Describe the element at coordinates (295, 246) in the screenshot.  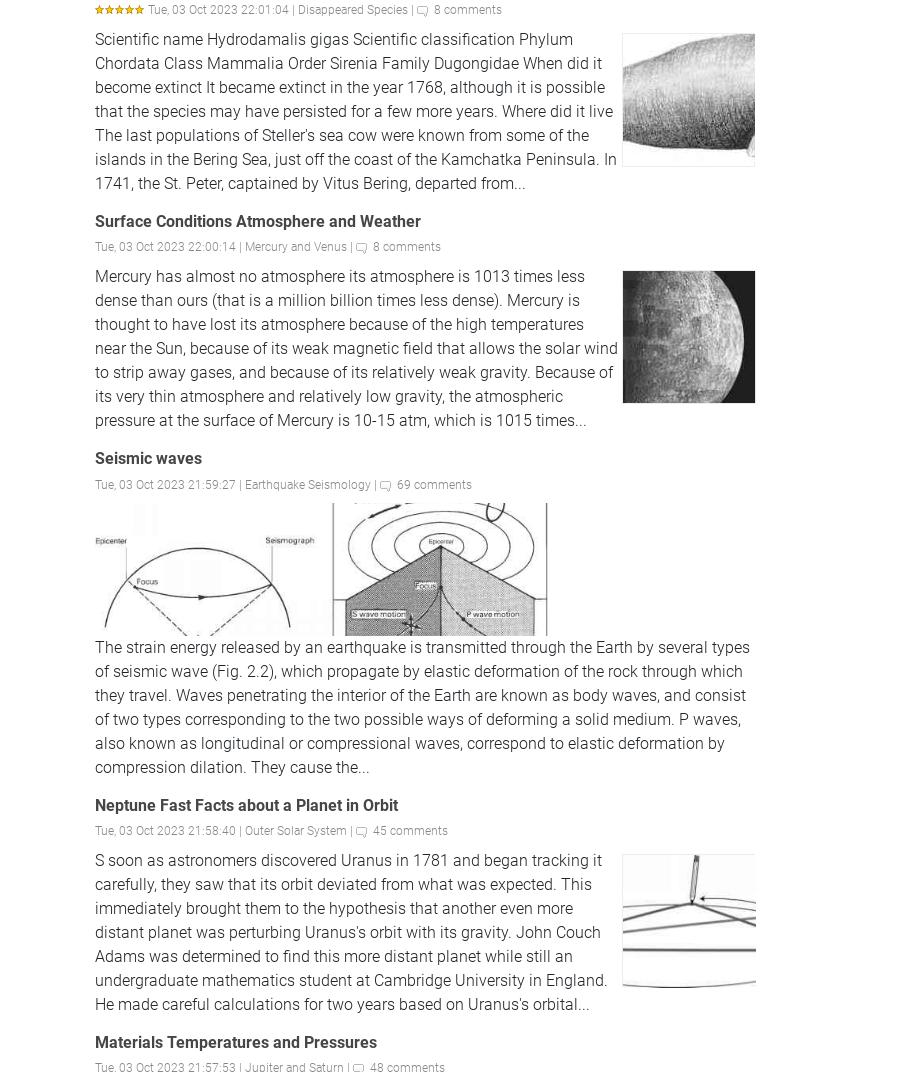
I see `'Mercury and Venus'` at that location.